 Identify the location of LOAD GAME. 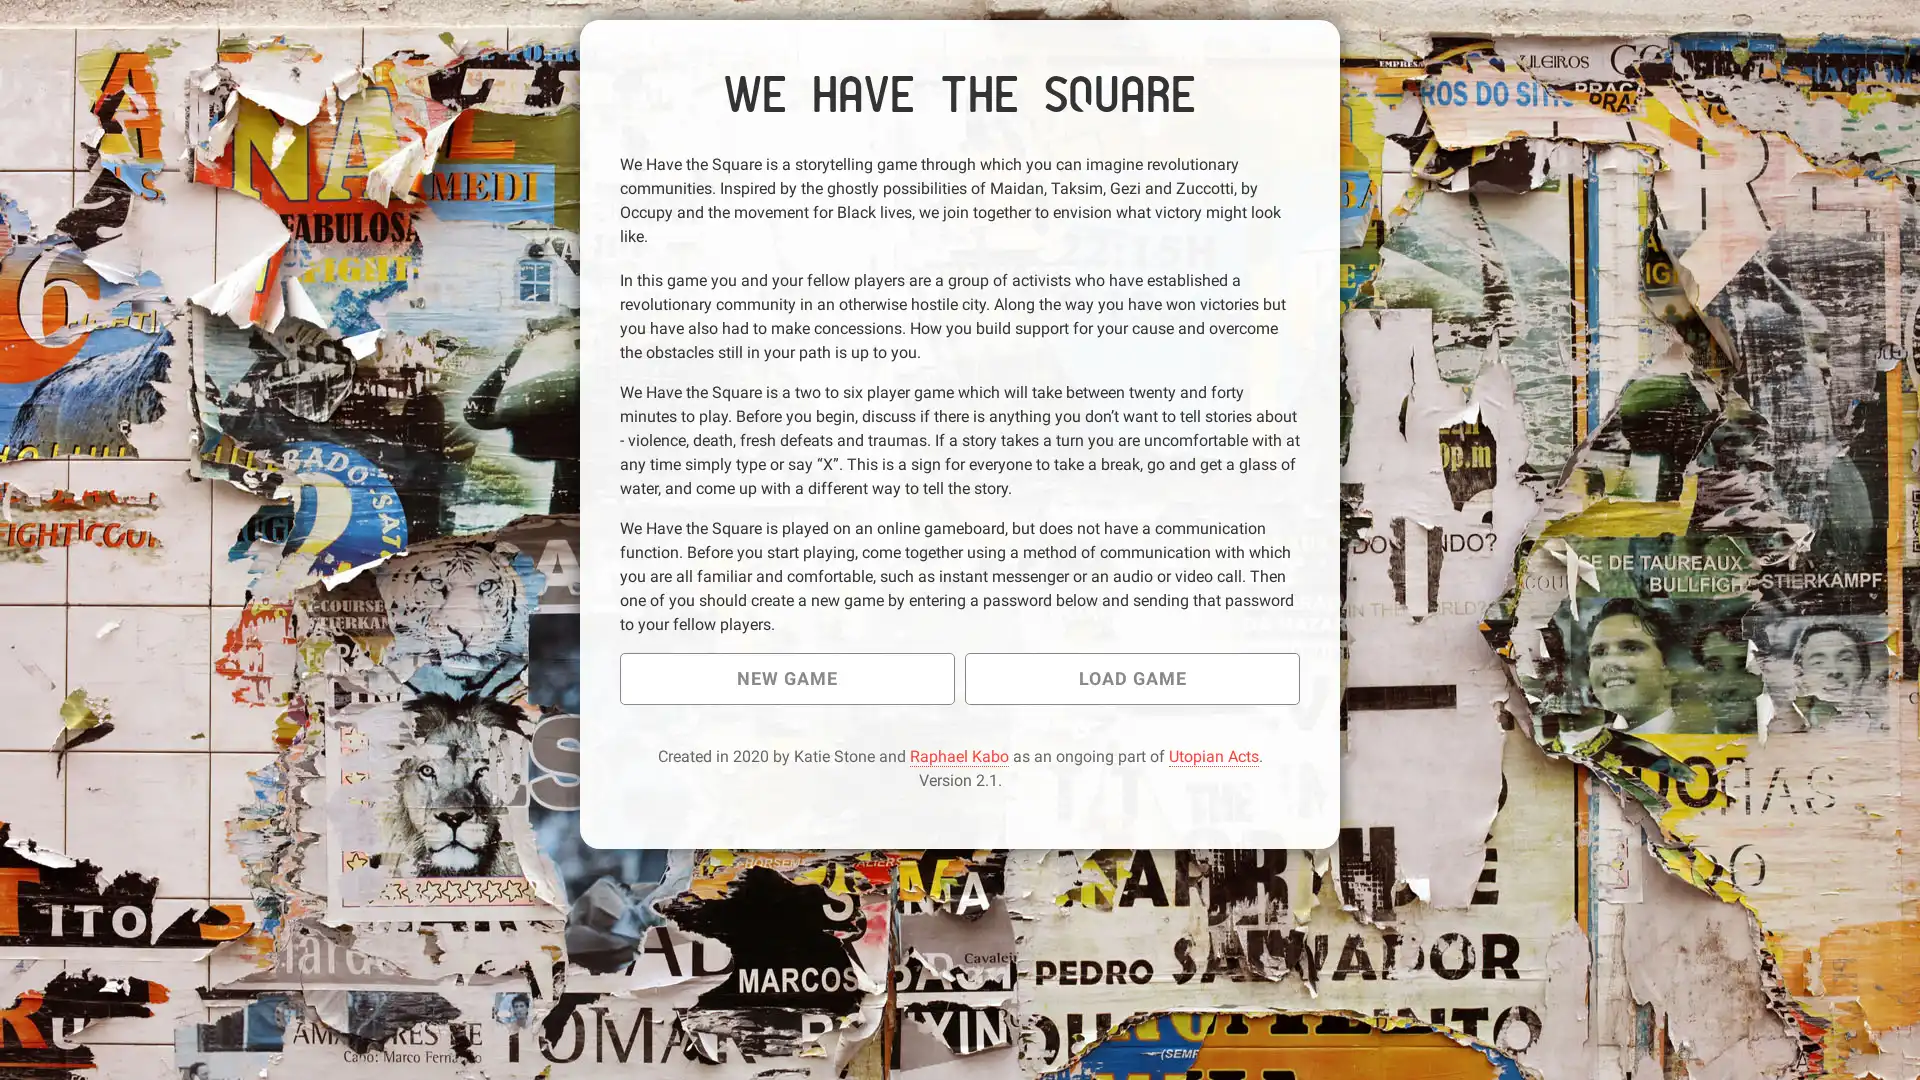
(1132, 677).